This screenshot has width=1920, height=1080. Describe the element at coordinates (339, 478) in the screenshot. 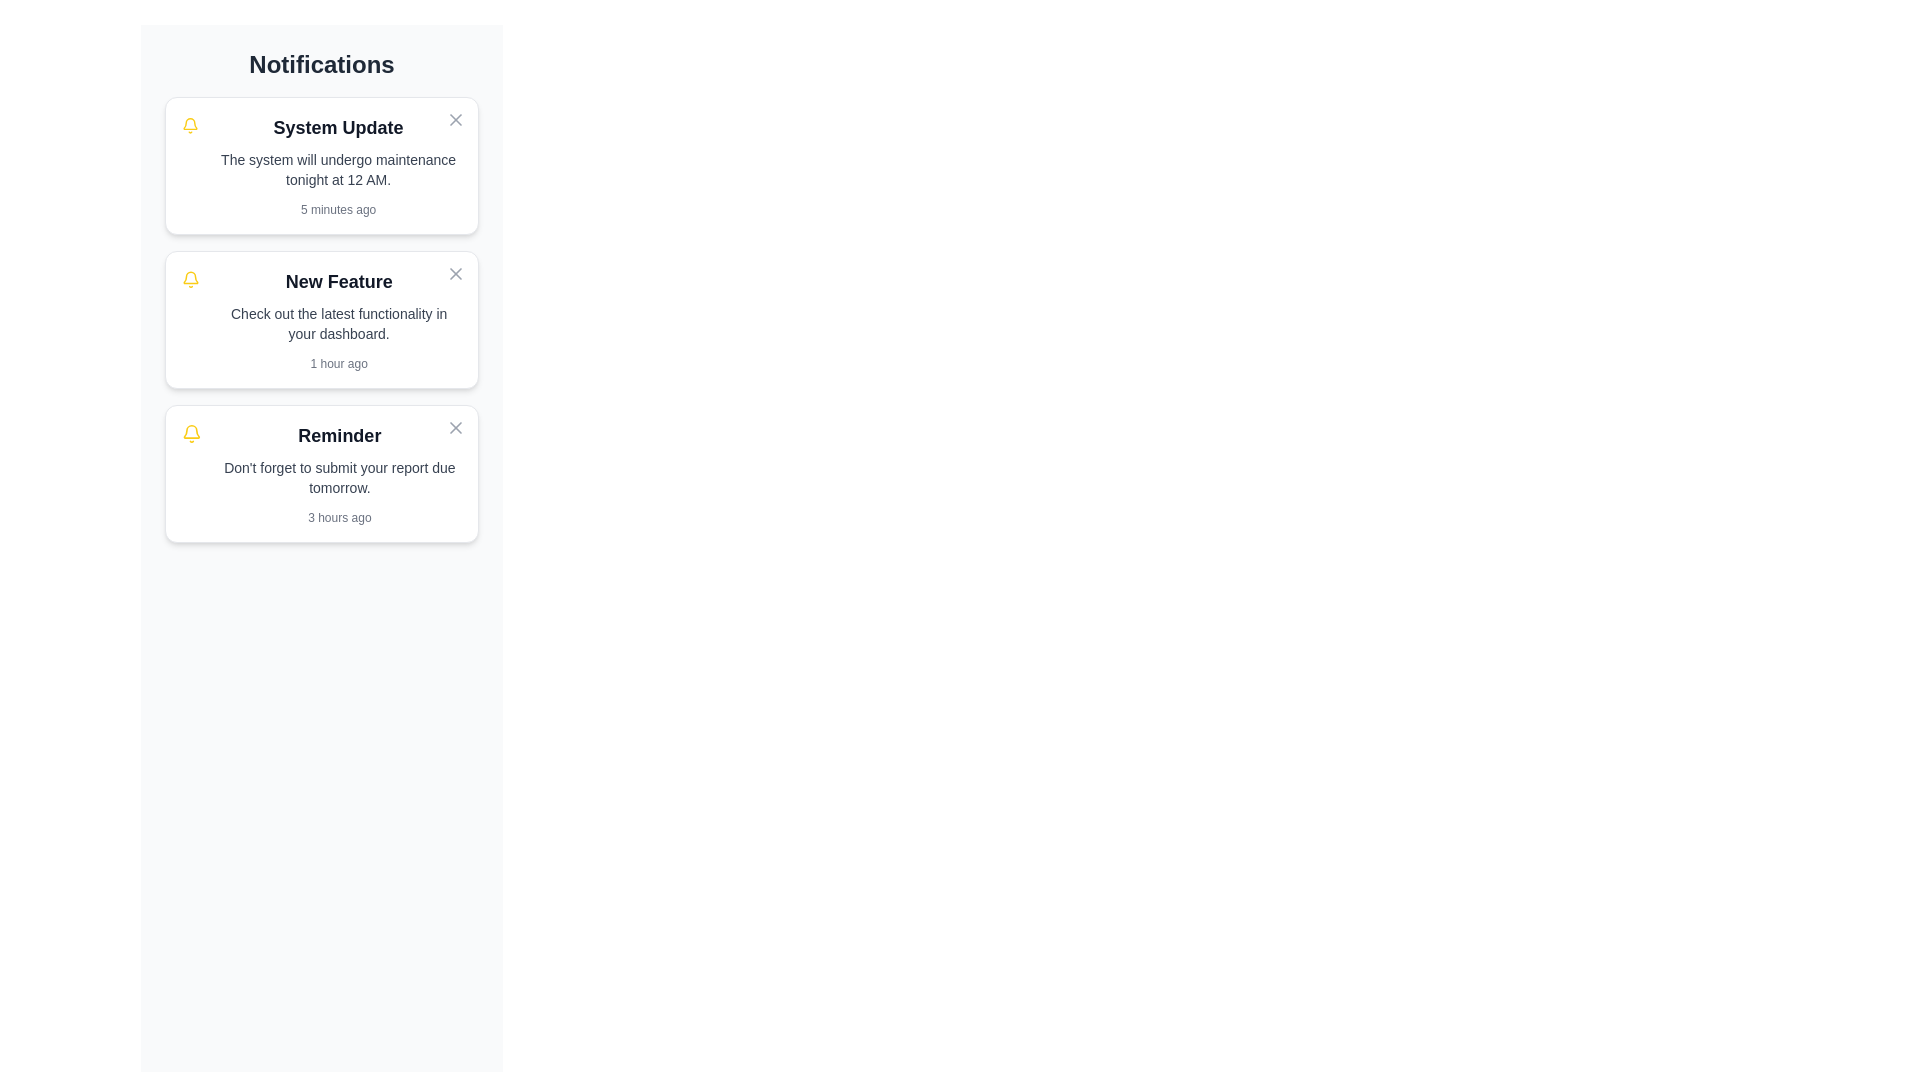

I see `the text notification that reads 'Don't forget to submit your report due tomorrow.' which is styled in a small-sized sans-serif font and located within the 'Reminder' notification card` at that location.